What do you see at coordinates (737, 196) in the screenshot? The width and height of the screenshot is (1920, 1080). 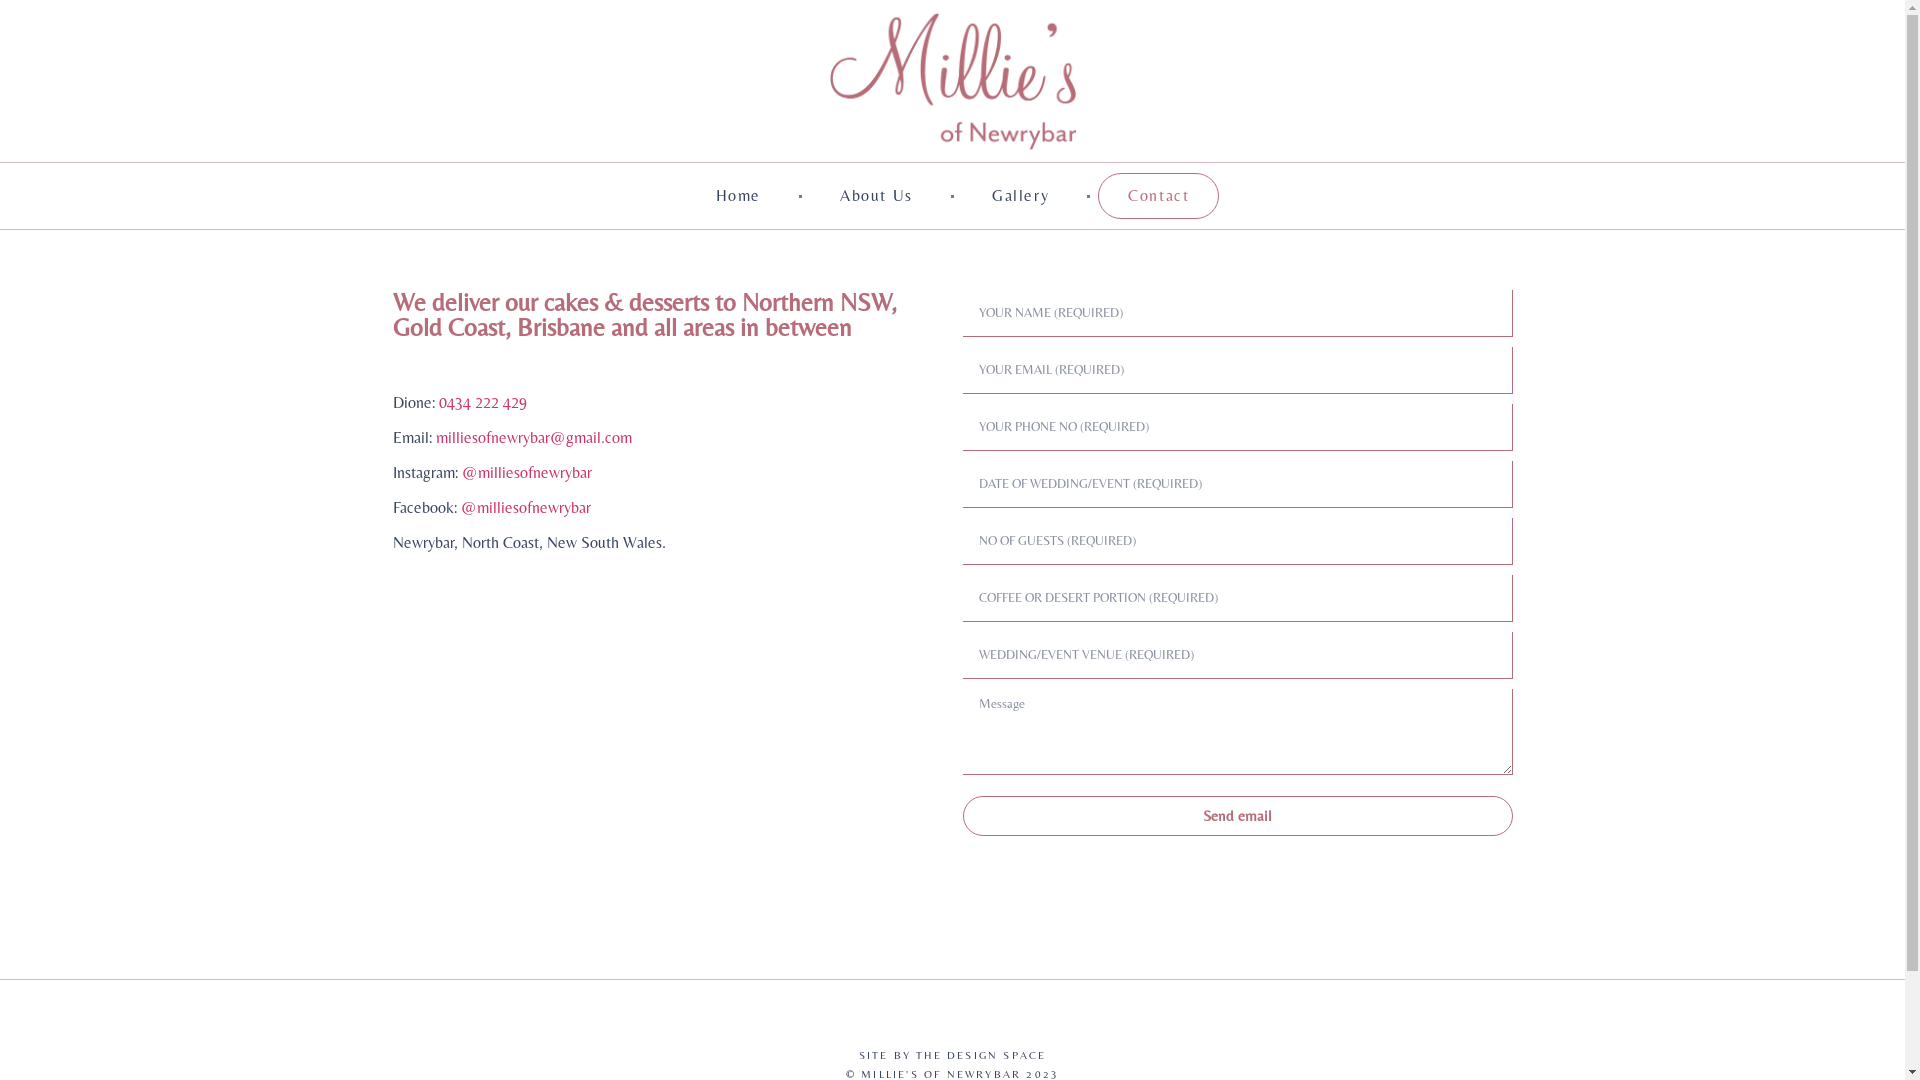 I see `'Home'` at bounding box center [737, 196].